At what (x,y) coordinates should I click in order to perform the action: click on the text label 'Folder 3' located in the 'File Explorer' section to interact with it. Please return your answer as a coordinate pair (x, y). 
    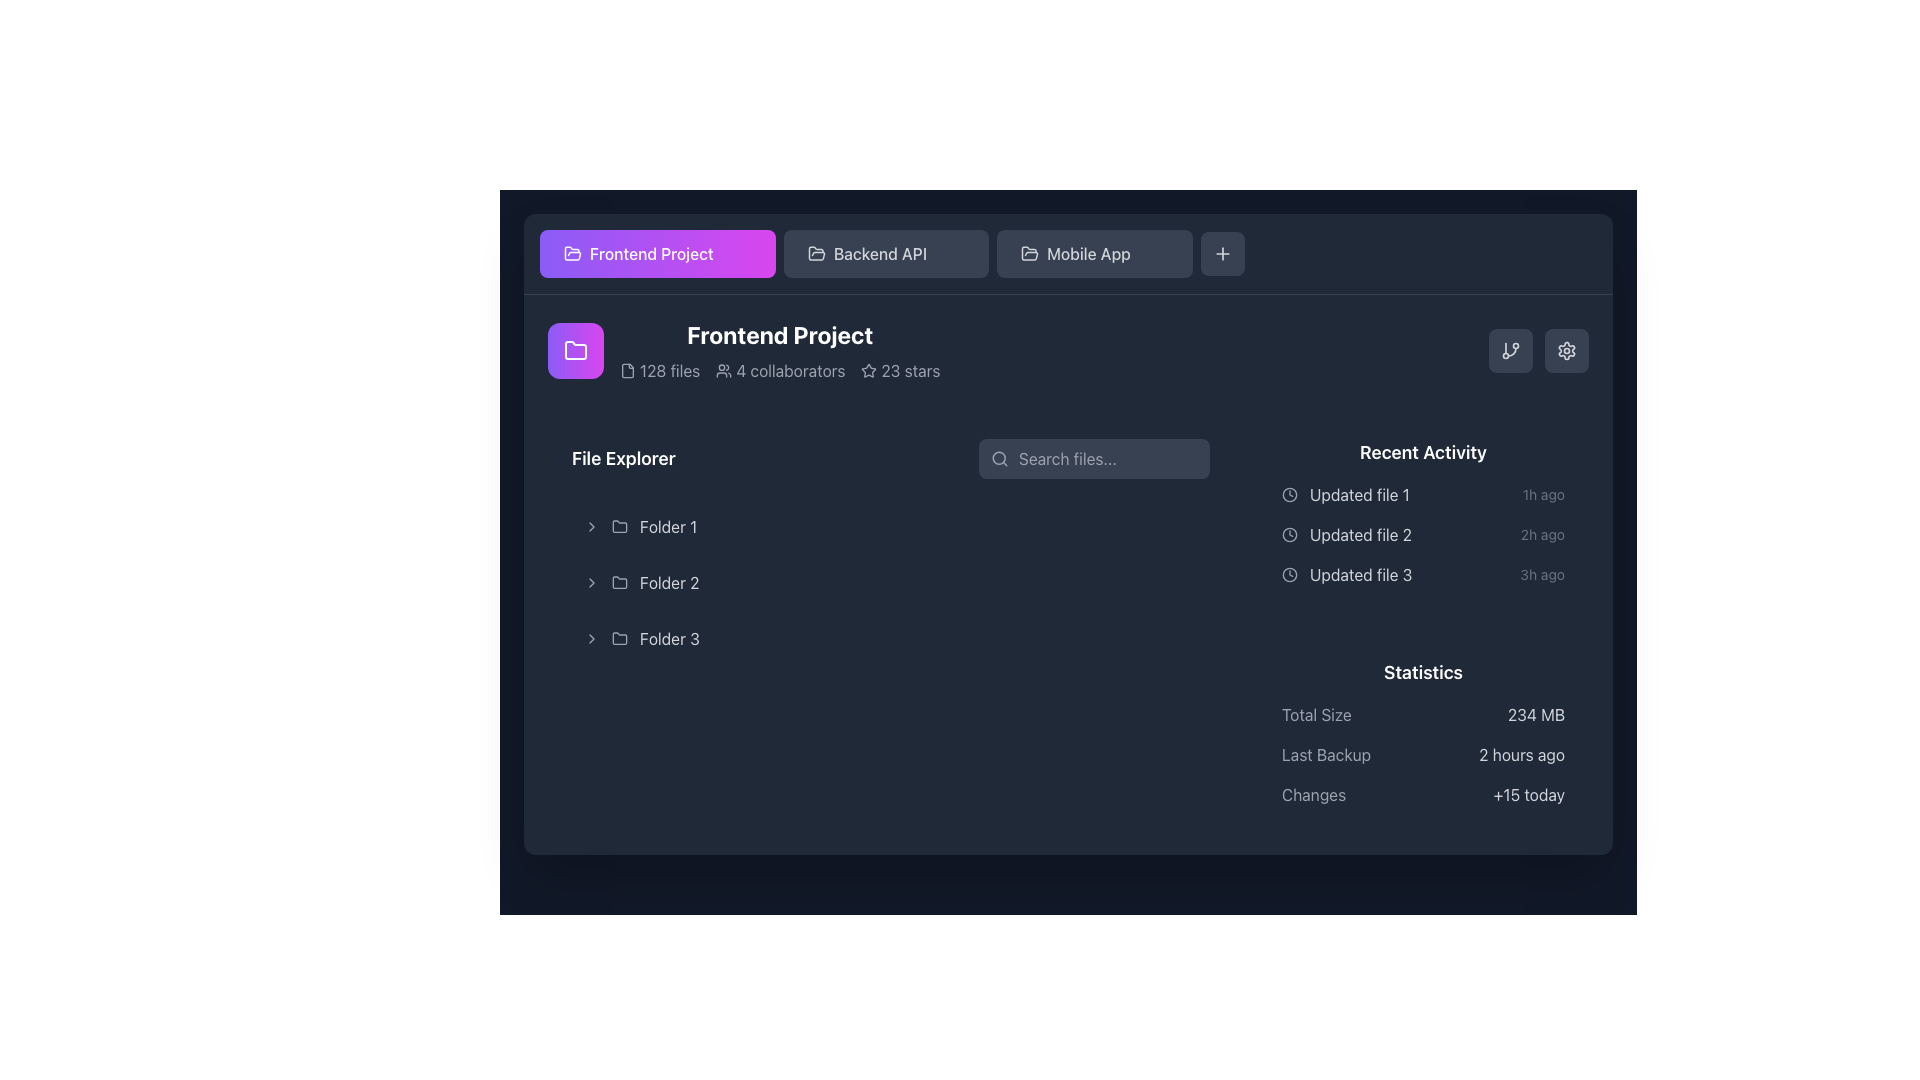
    Looking at the image, I should click on (669, 639).